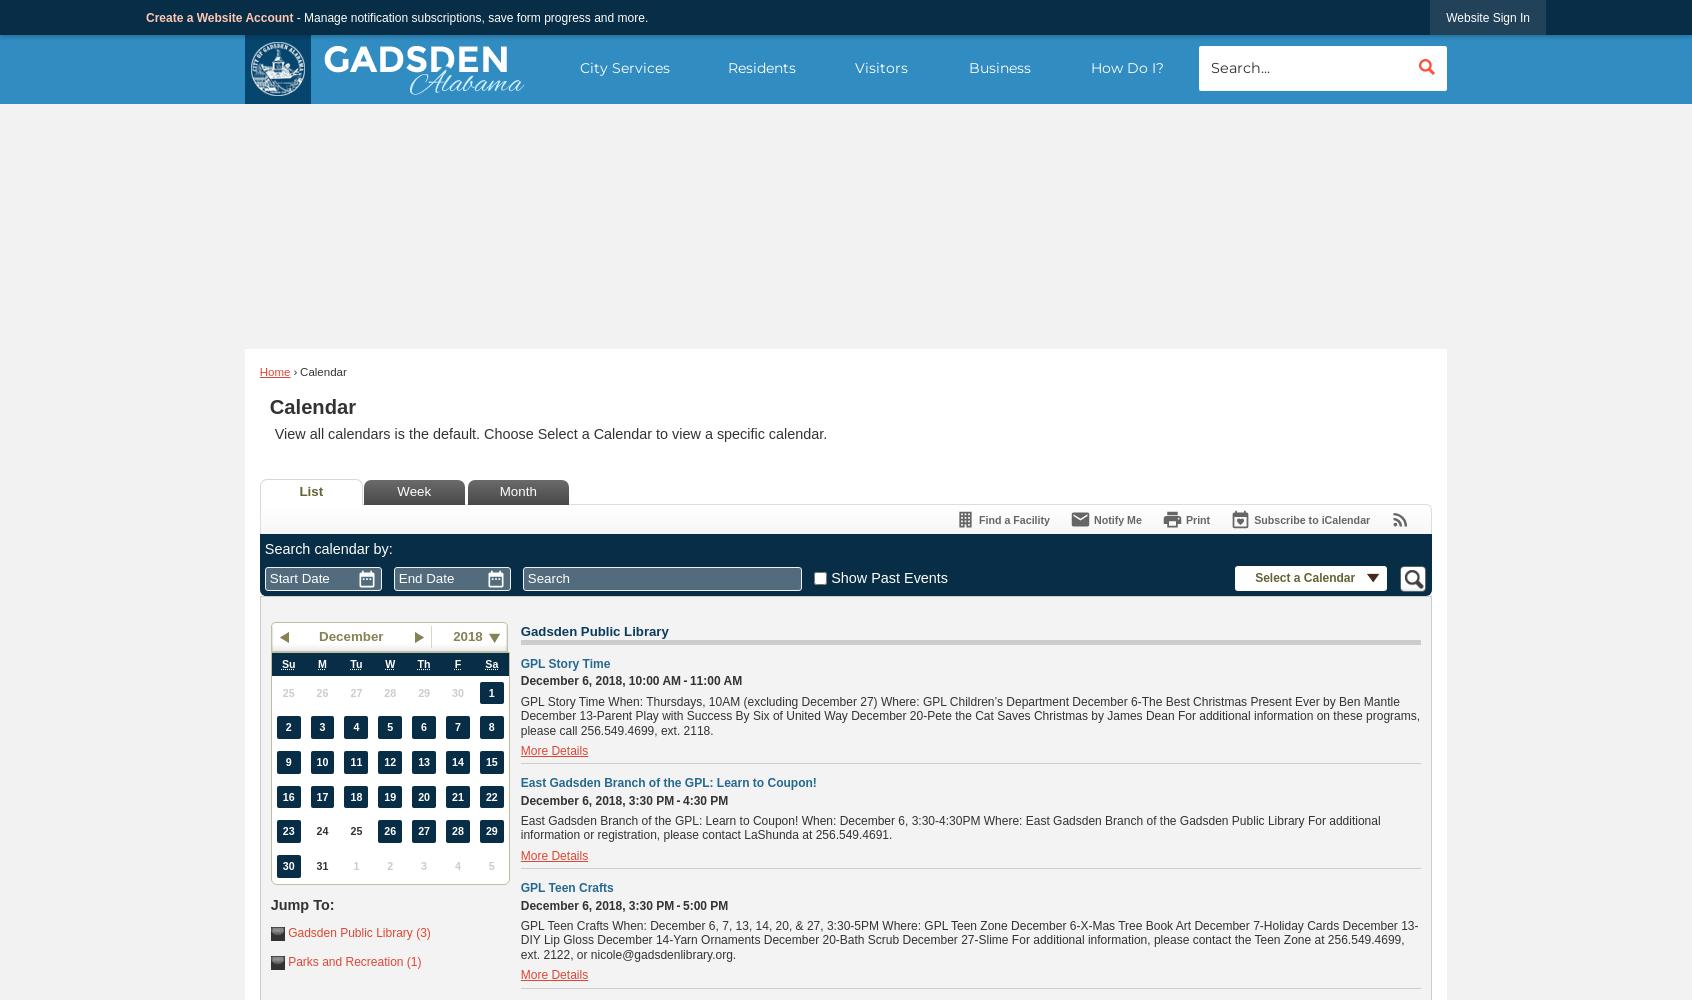 The width and height of the screenshot is (1692, 1000). I want to click on 'GPL Teen Crafts', so click(519, 888).